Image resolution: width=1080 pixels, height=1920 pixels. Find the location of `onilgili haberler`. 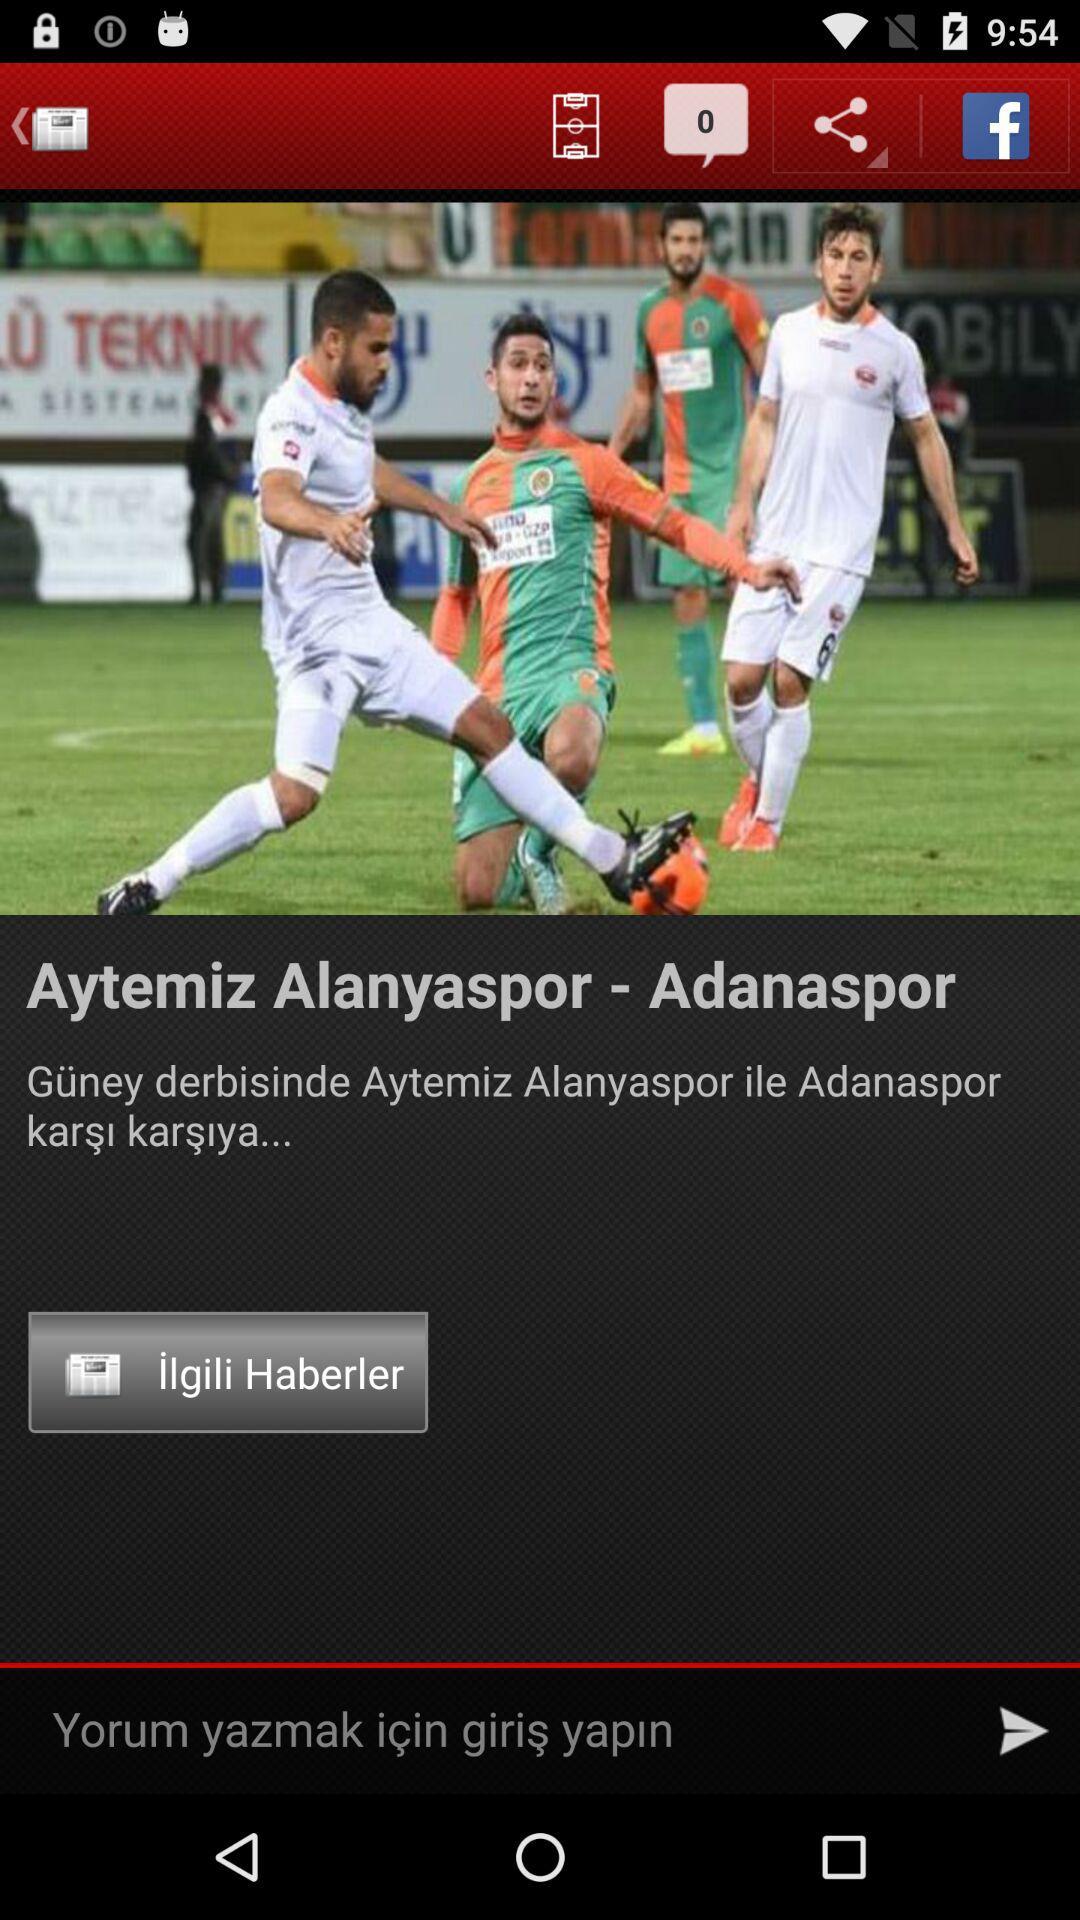

onilgili haberler is located at coordinates (227, 1371).